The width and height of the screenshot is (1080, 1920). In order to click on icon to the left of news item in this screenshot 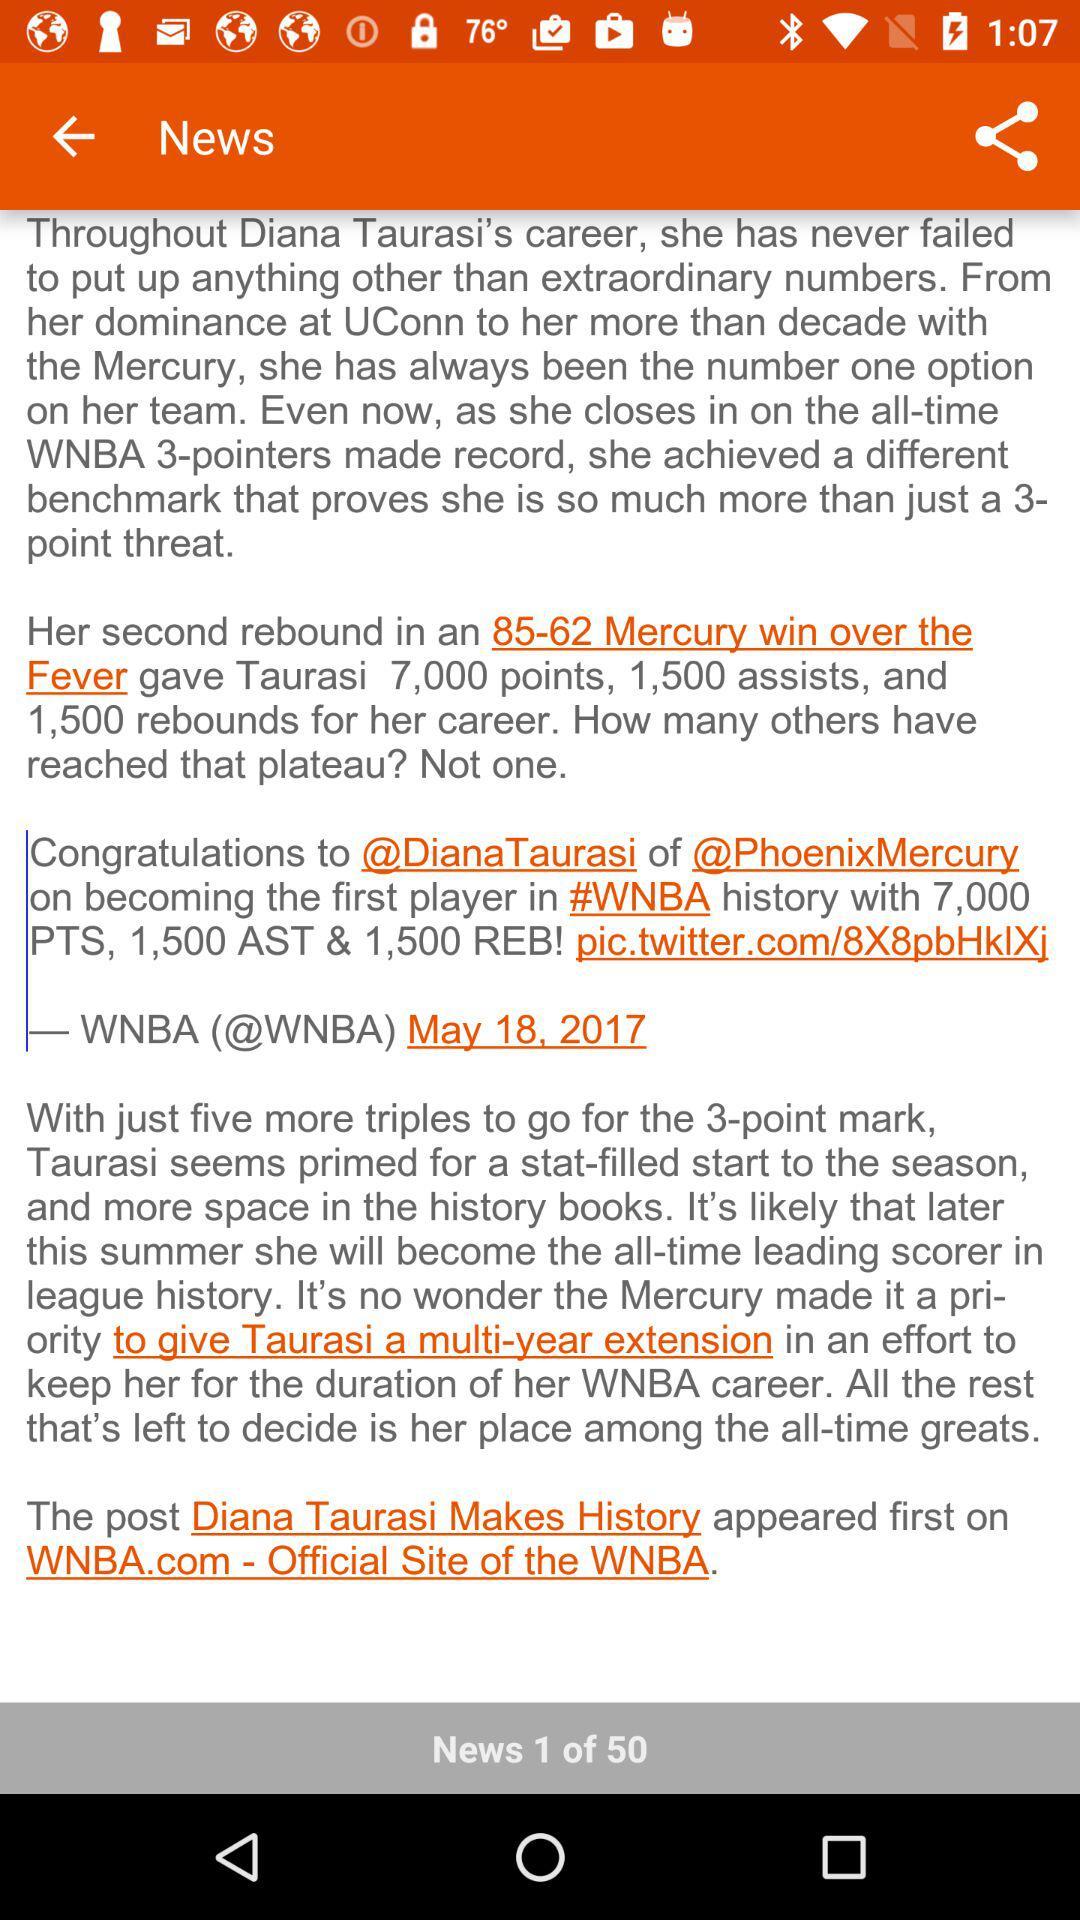, I will do `click(72, 135)`.